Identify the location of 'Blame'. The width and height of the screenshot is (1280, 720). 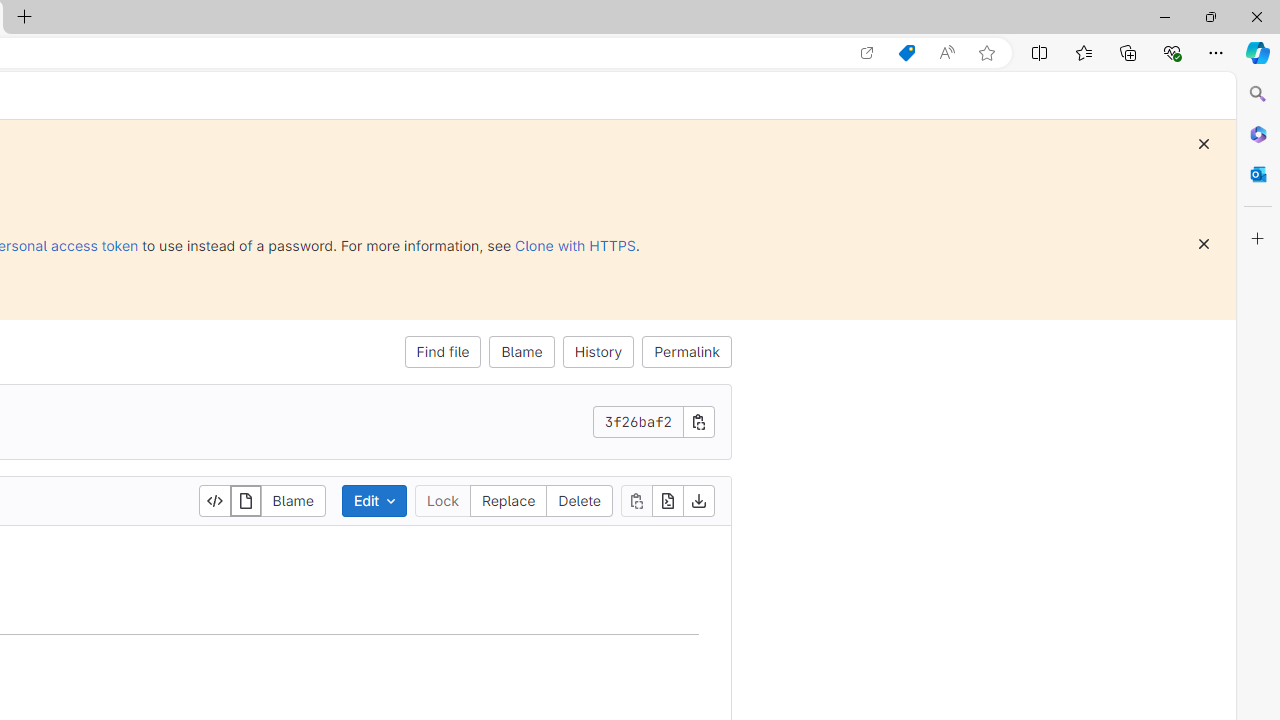
(522, 351).